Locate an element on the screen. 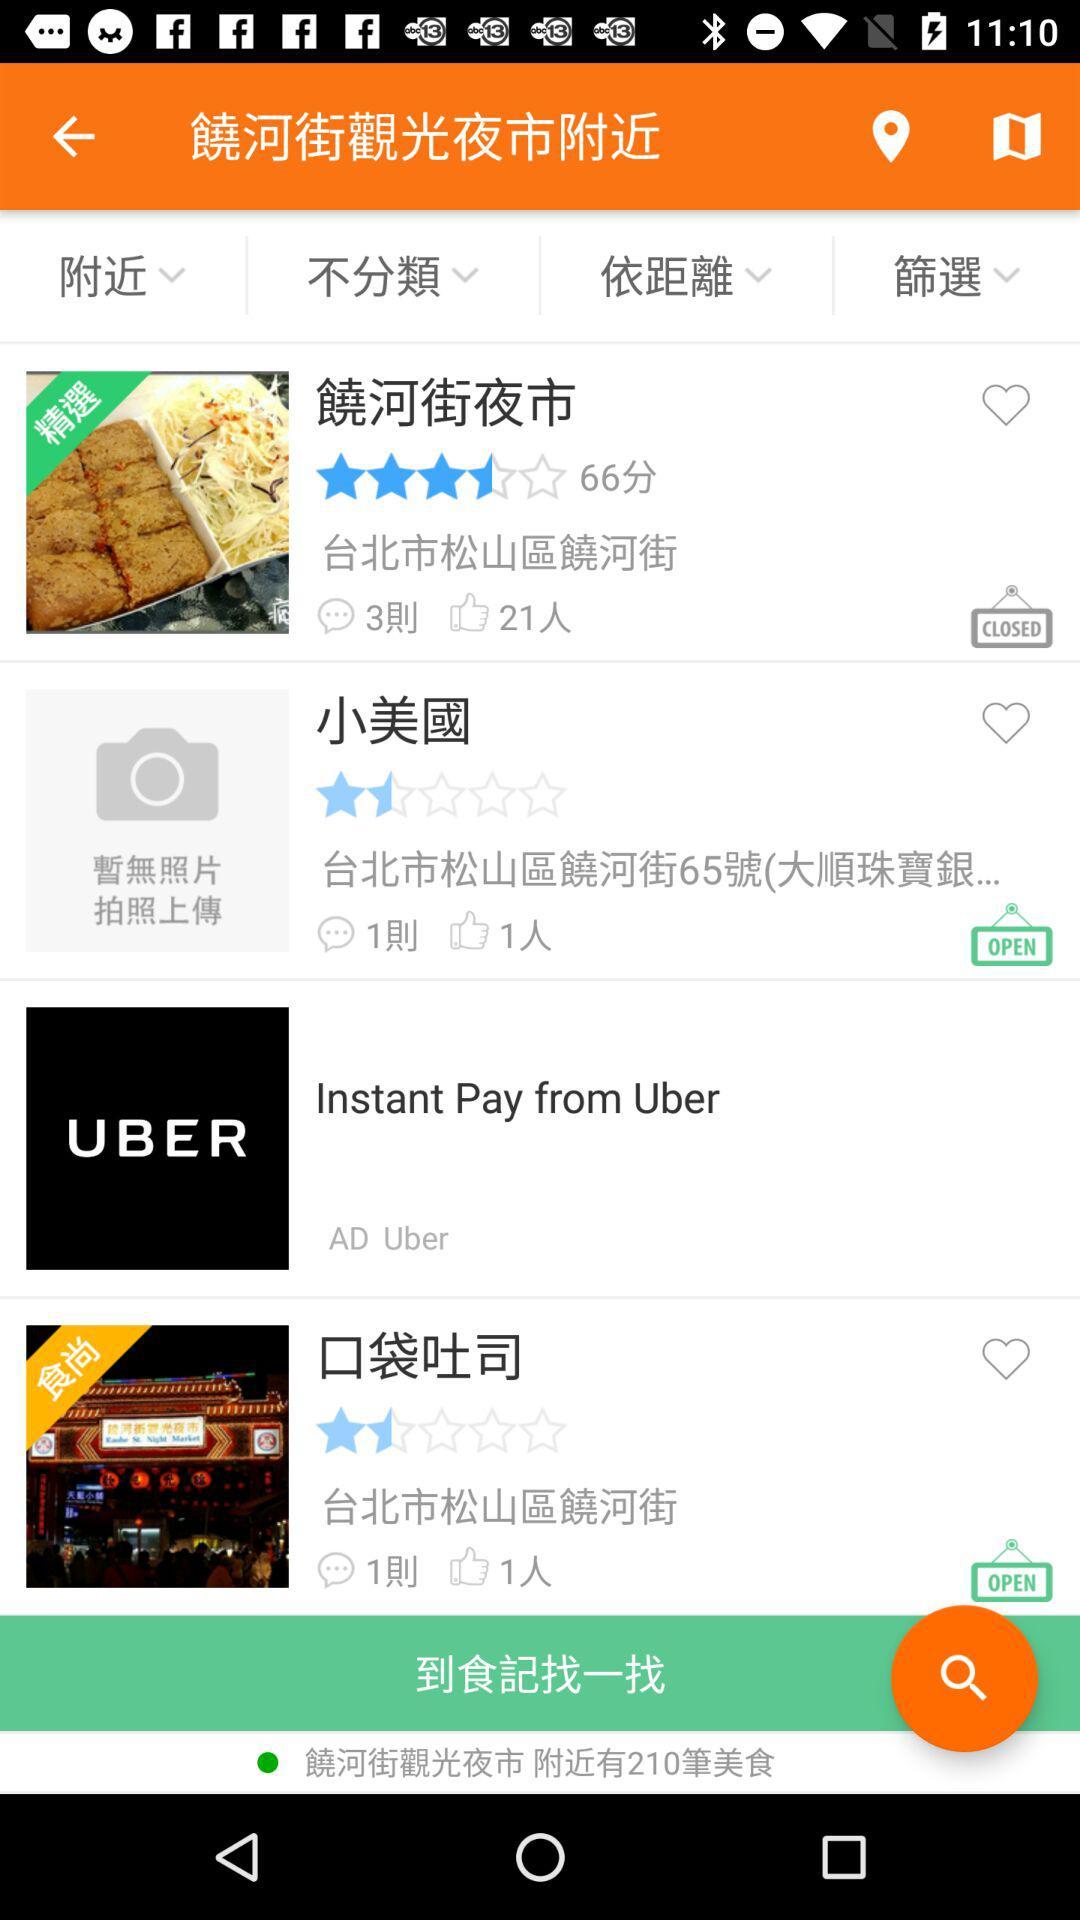  the search icon is located at coordinates (963, 1678).